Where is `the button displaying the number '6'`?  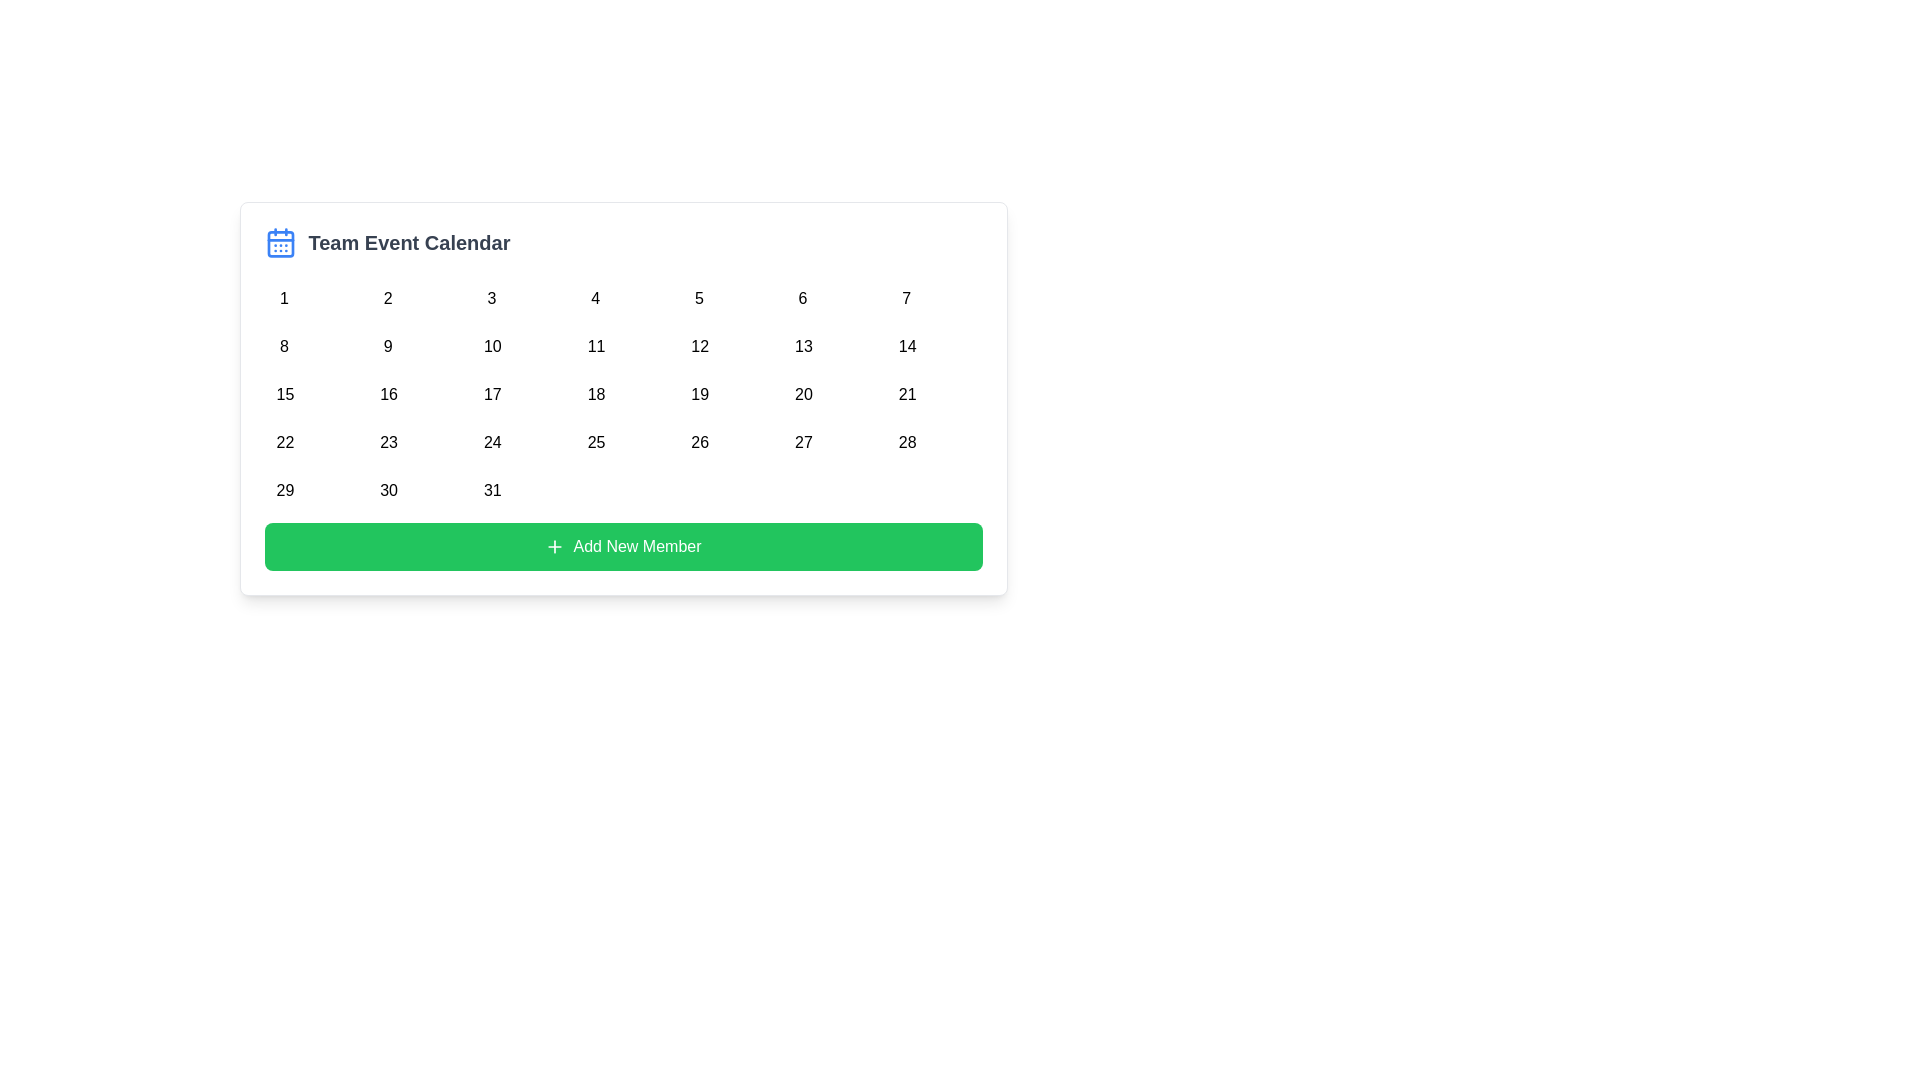 the button displaying the number '6' is located at coordinates (803, 294).